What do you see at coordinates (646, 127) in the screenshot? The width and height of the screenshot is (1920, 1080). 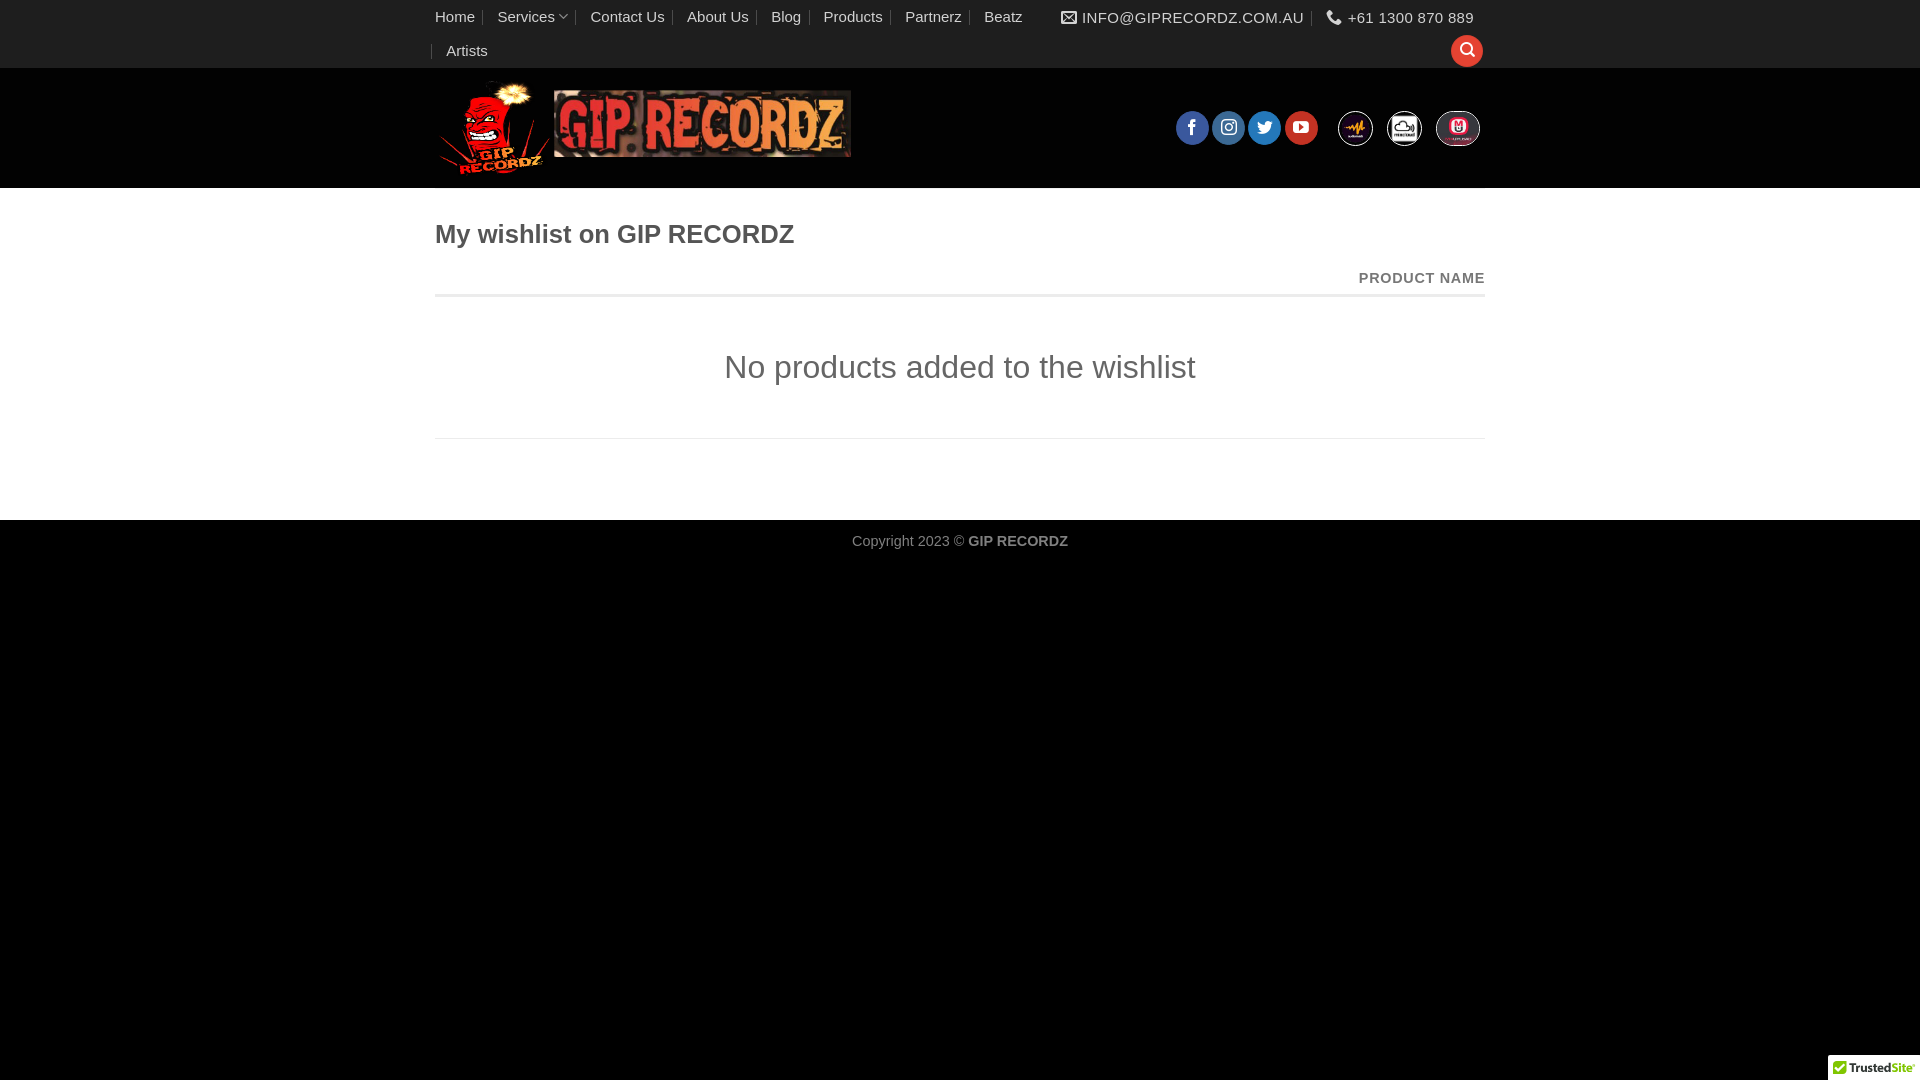 I see `'GIP RECORDZ - pop urban record label'` at bounding box center [646, 127].